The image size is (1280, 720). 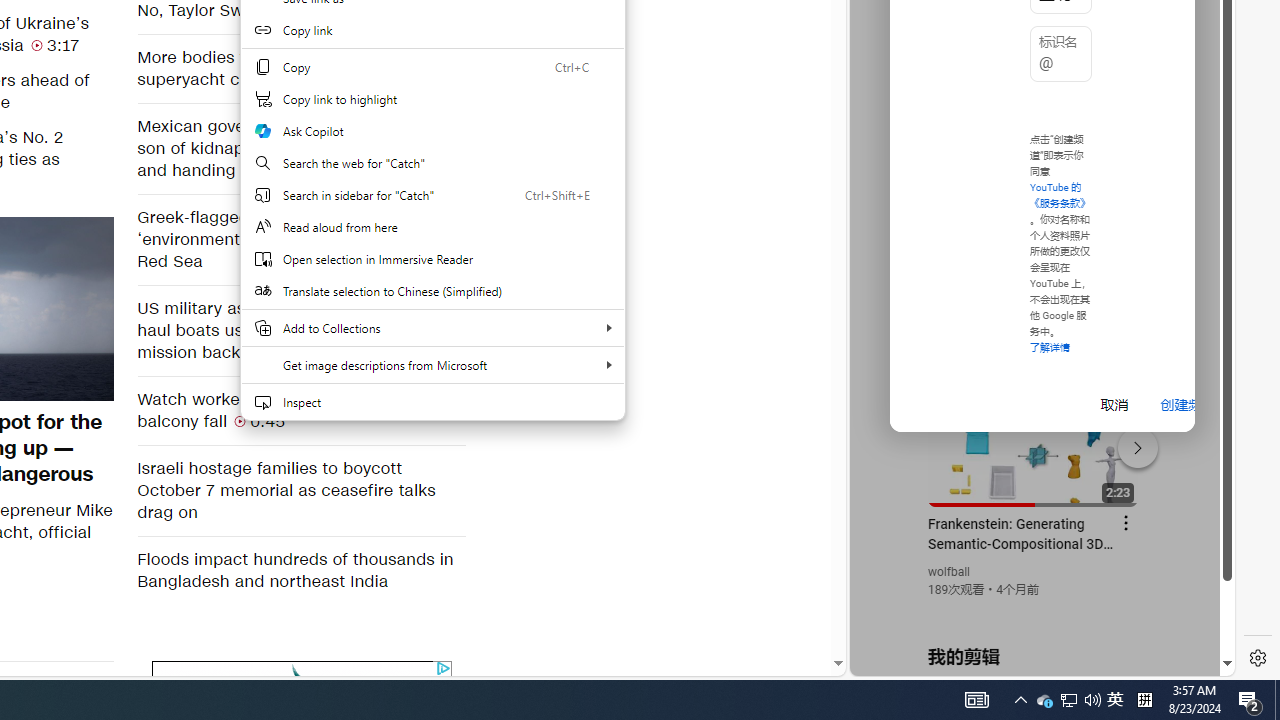 I want to click on 'Copy', so click(x=431, y=65).